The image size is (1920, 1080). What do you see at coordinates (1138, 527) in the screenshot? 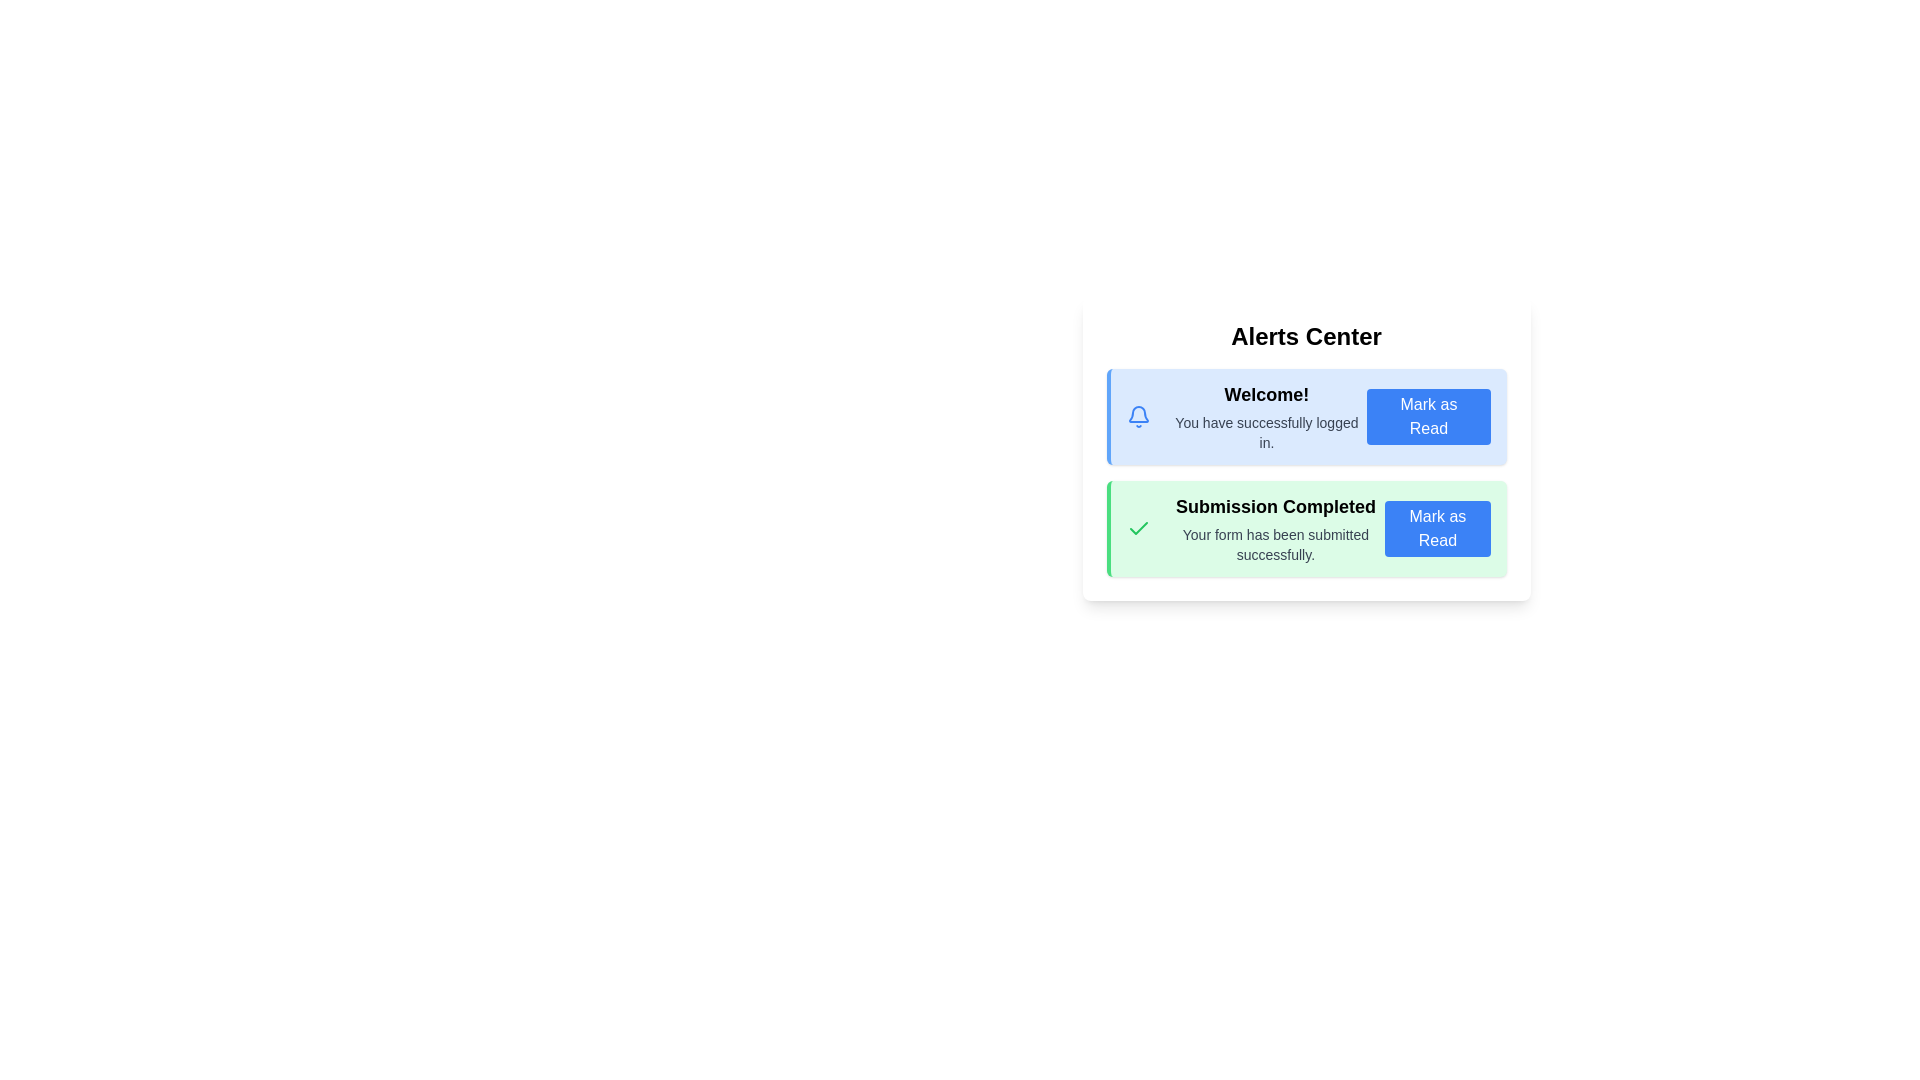
I see `the checkmark SVG icon indicating successful form submission, located within the second notification block with a green background, to the left of the 'Submission Completed' text` at bounding box center [1138, 527].